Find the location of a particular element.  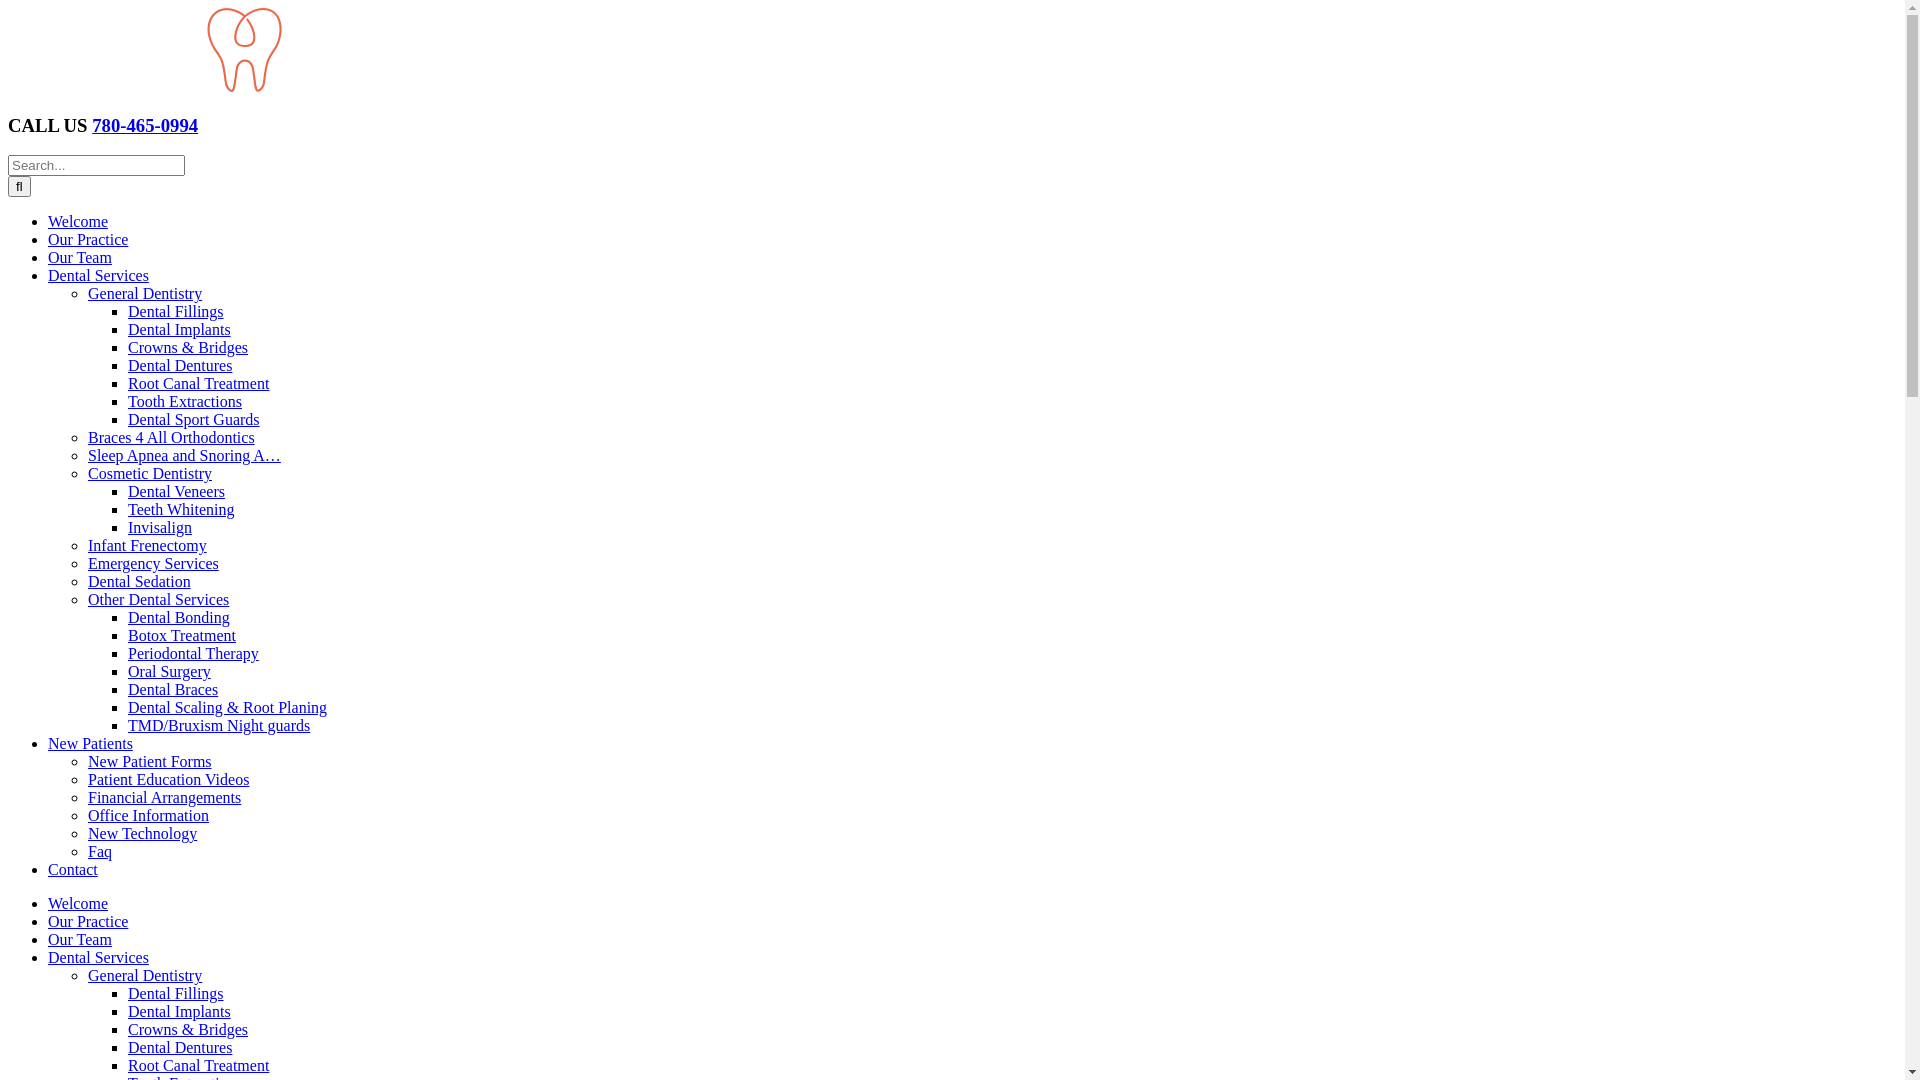

'Teeth Whitening' is located at coordinates (181, 508).